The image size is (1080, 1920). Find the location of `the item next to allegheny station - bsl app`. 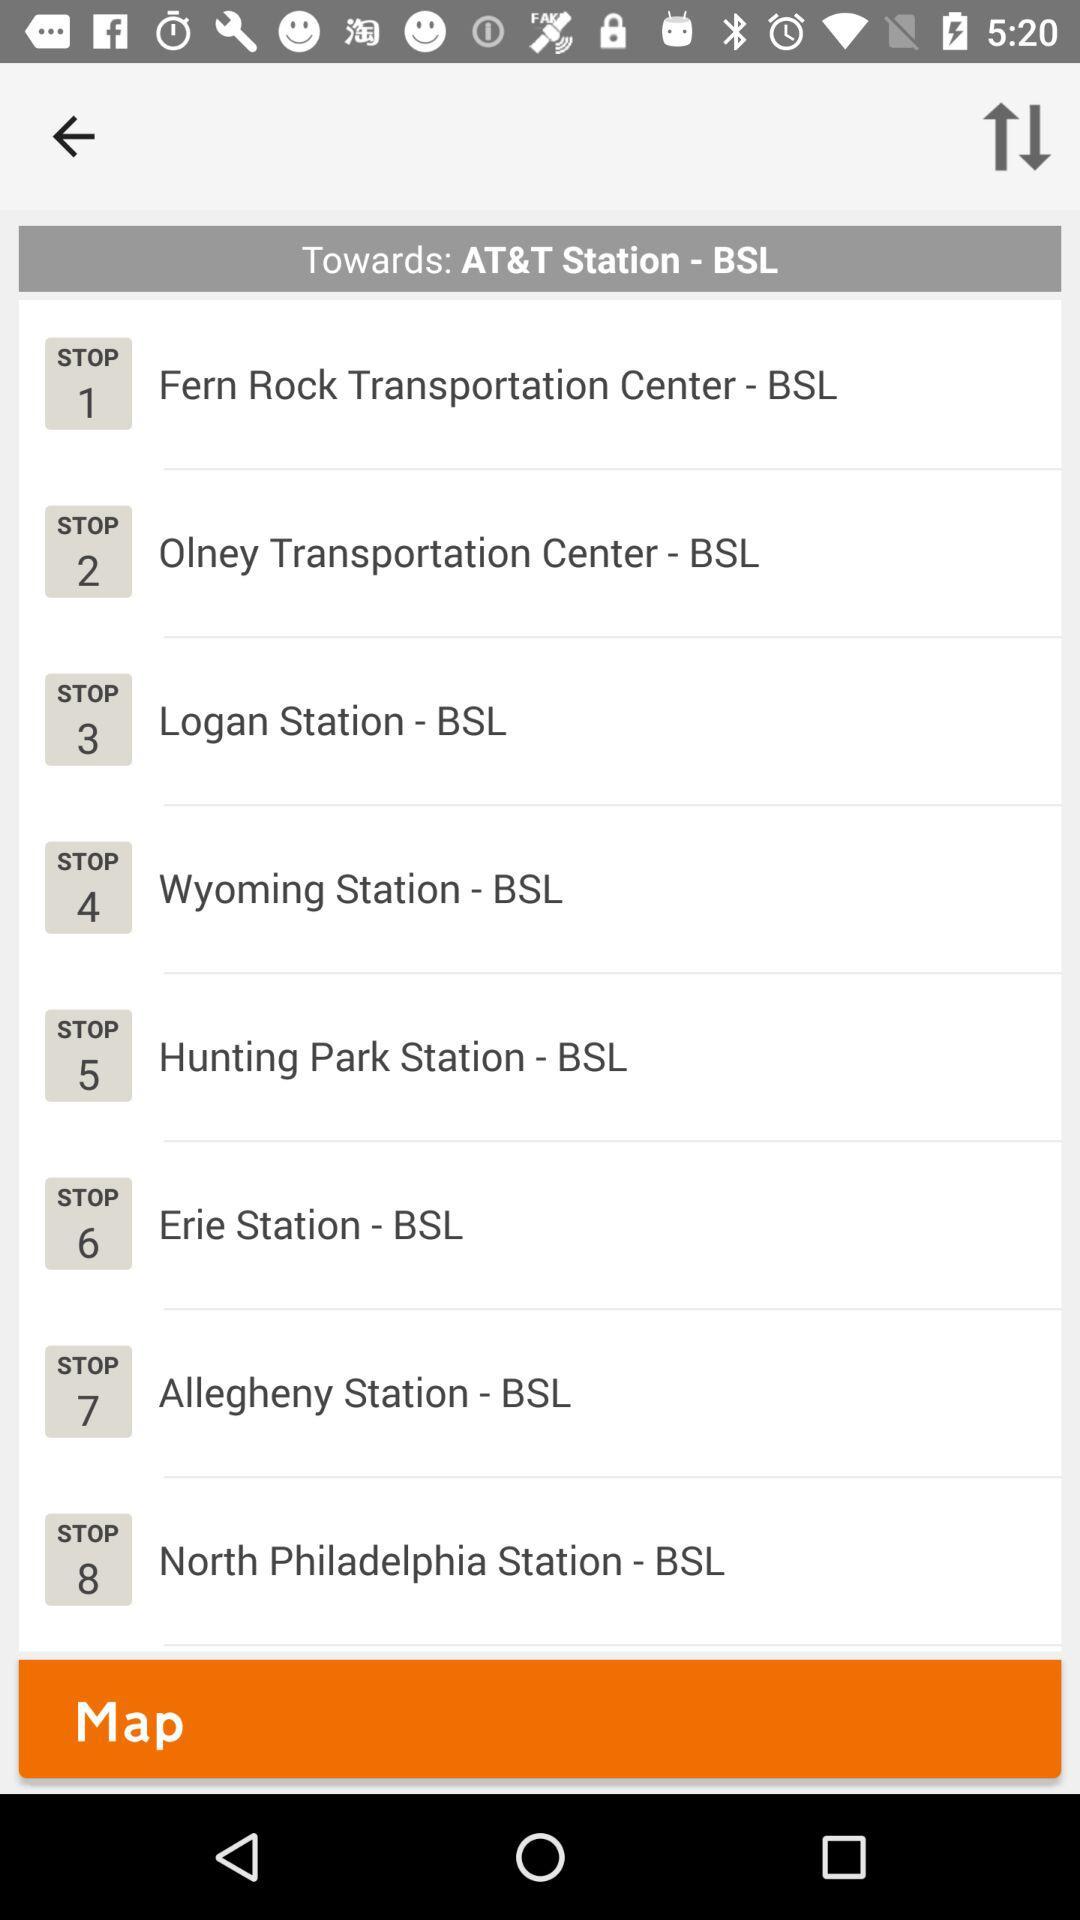

the item next to allegheny station - bsl app is located at coordinates (87, 1408).